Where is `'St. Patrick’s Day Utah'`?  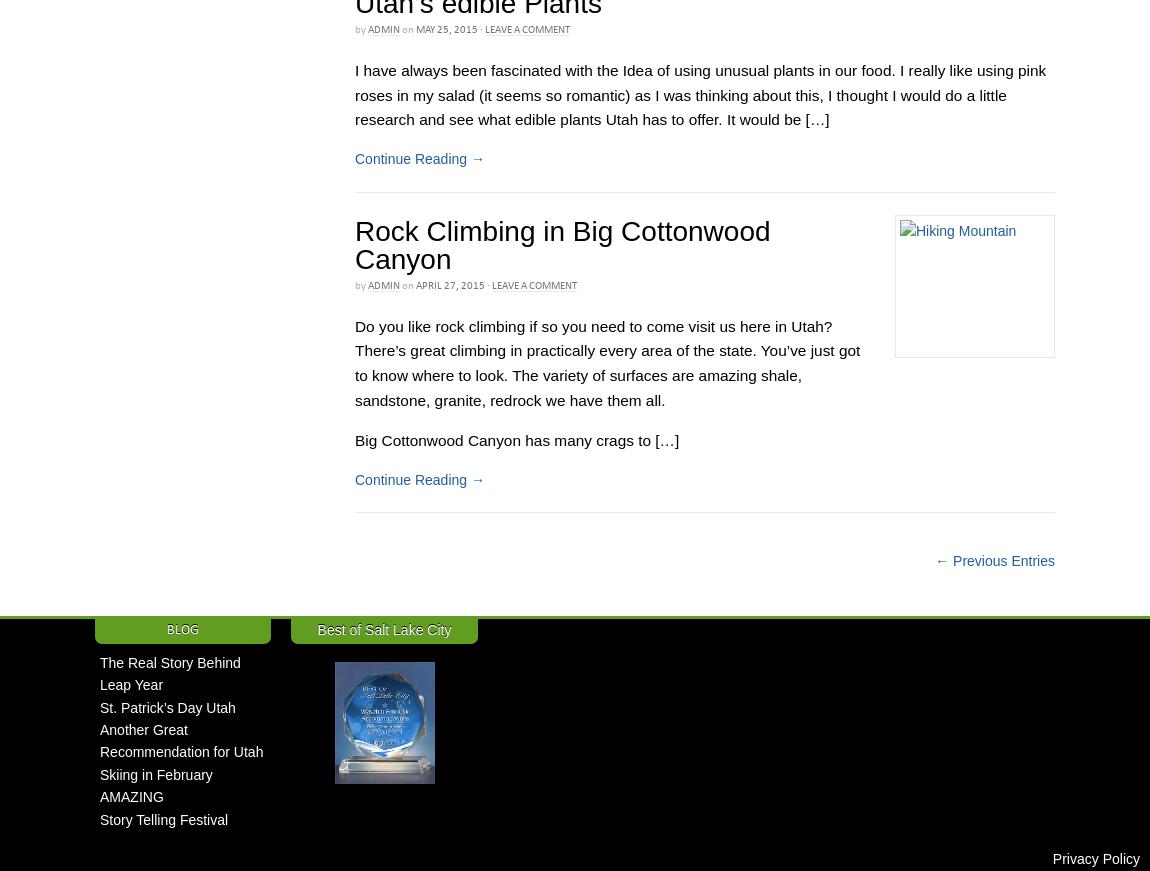
'St. Patrick’s Day Utah' is located at coordinates (166, 705).